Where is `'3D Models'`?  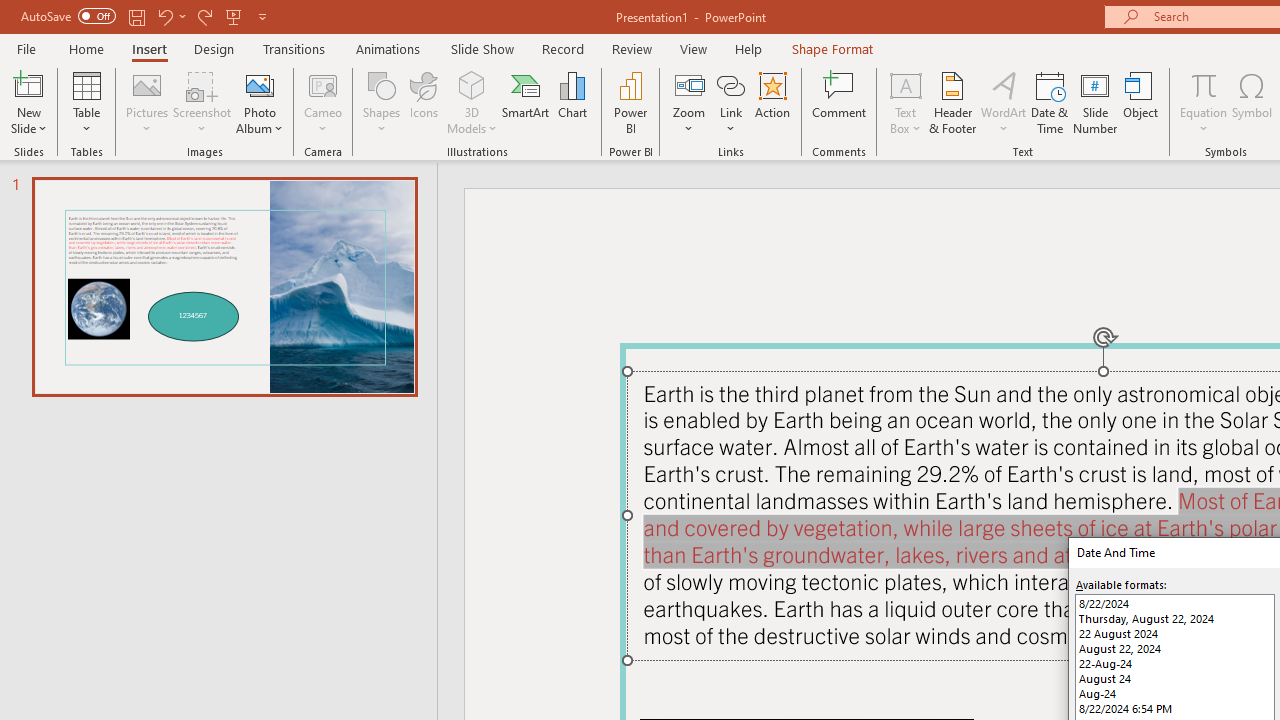 '3D Models' is located at coordinates (471, 103).